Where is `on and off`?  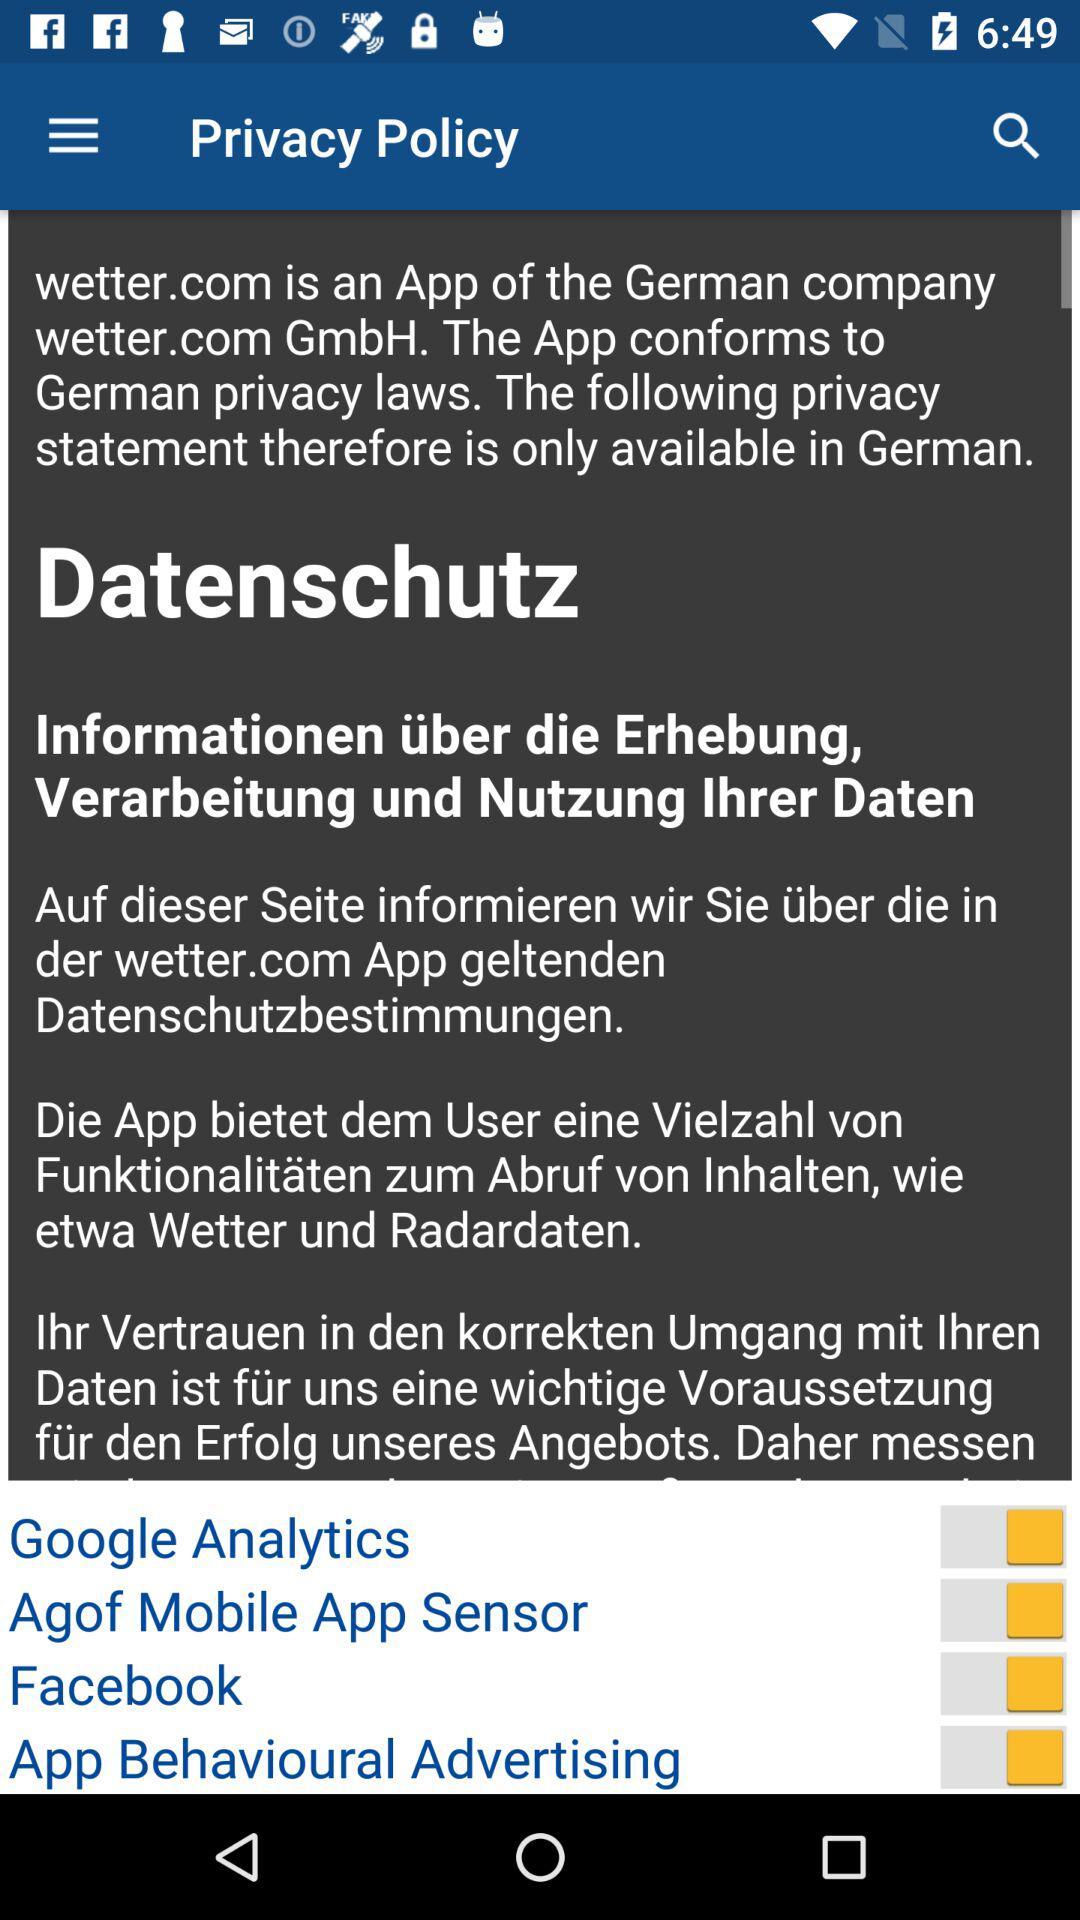 on and off is located at coordinates (1003, 1610).